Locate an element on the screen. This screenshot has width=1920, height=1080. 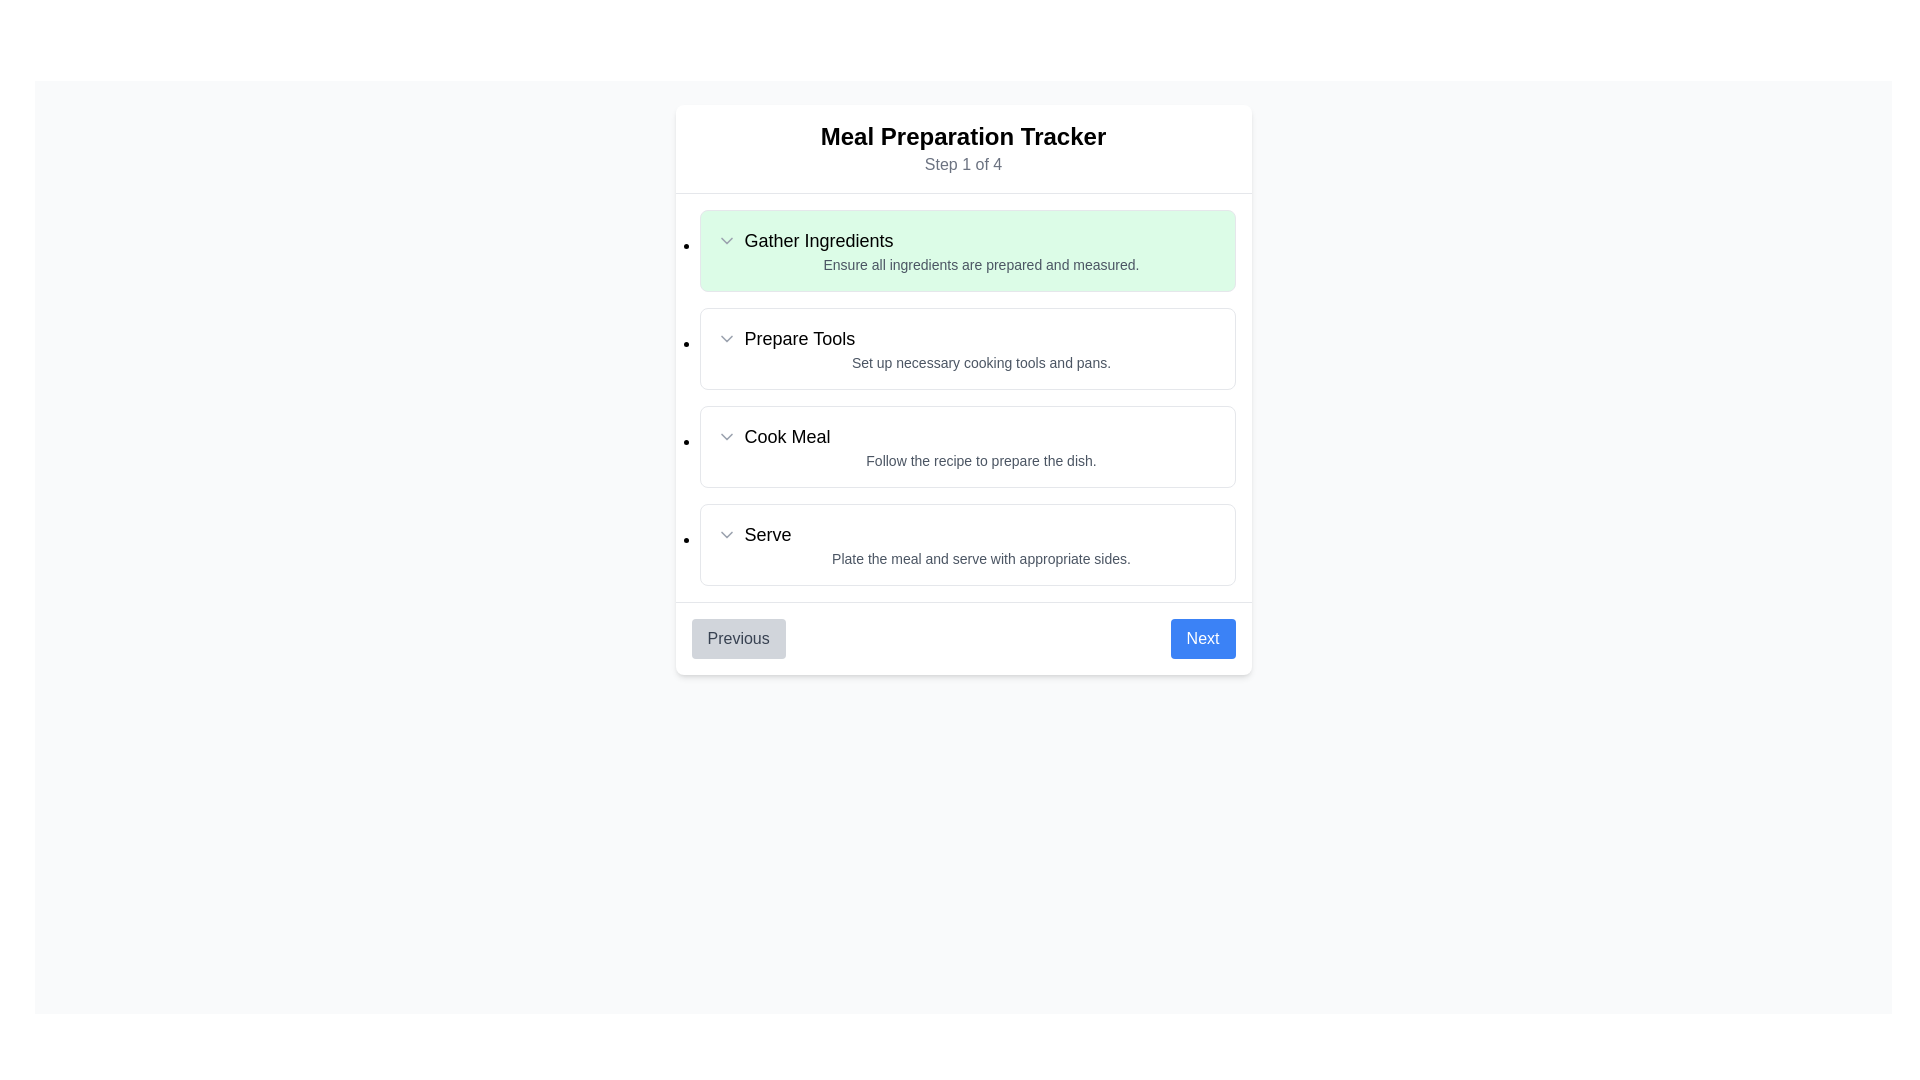
the dropdown indicator icon located to the immediate left of the 'Serve' text in the last row of the step descriptions is located at coordinates (725, 534).